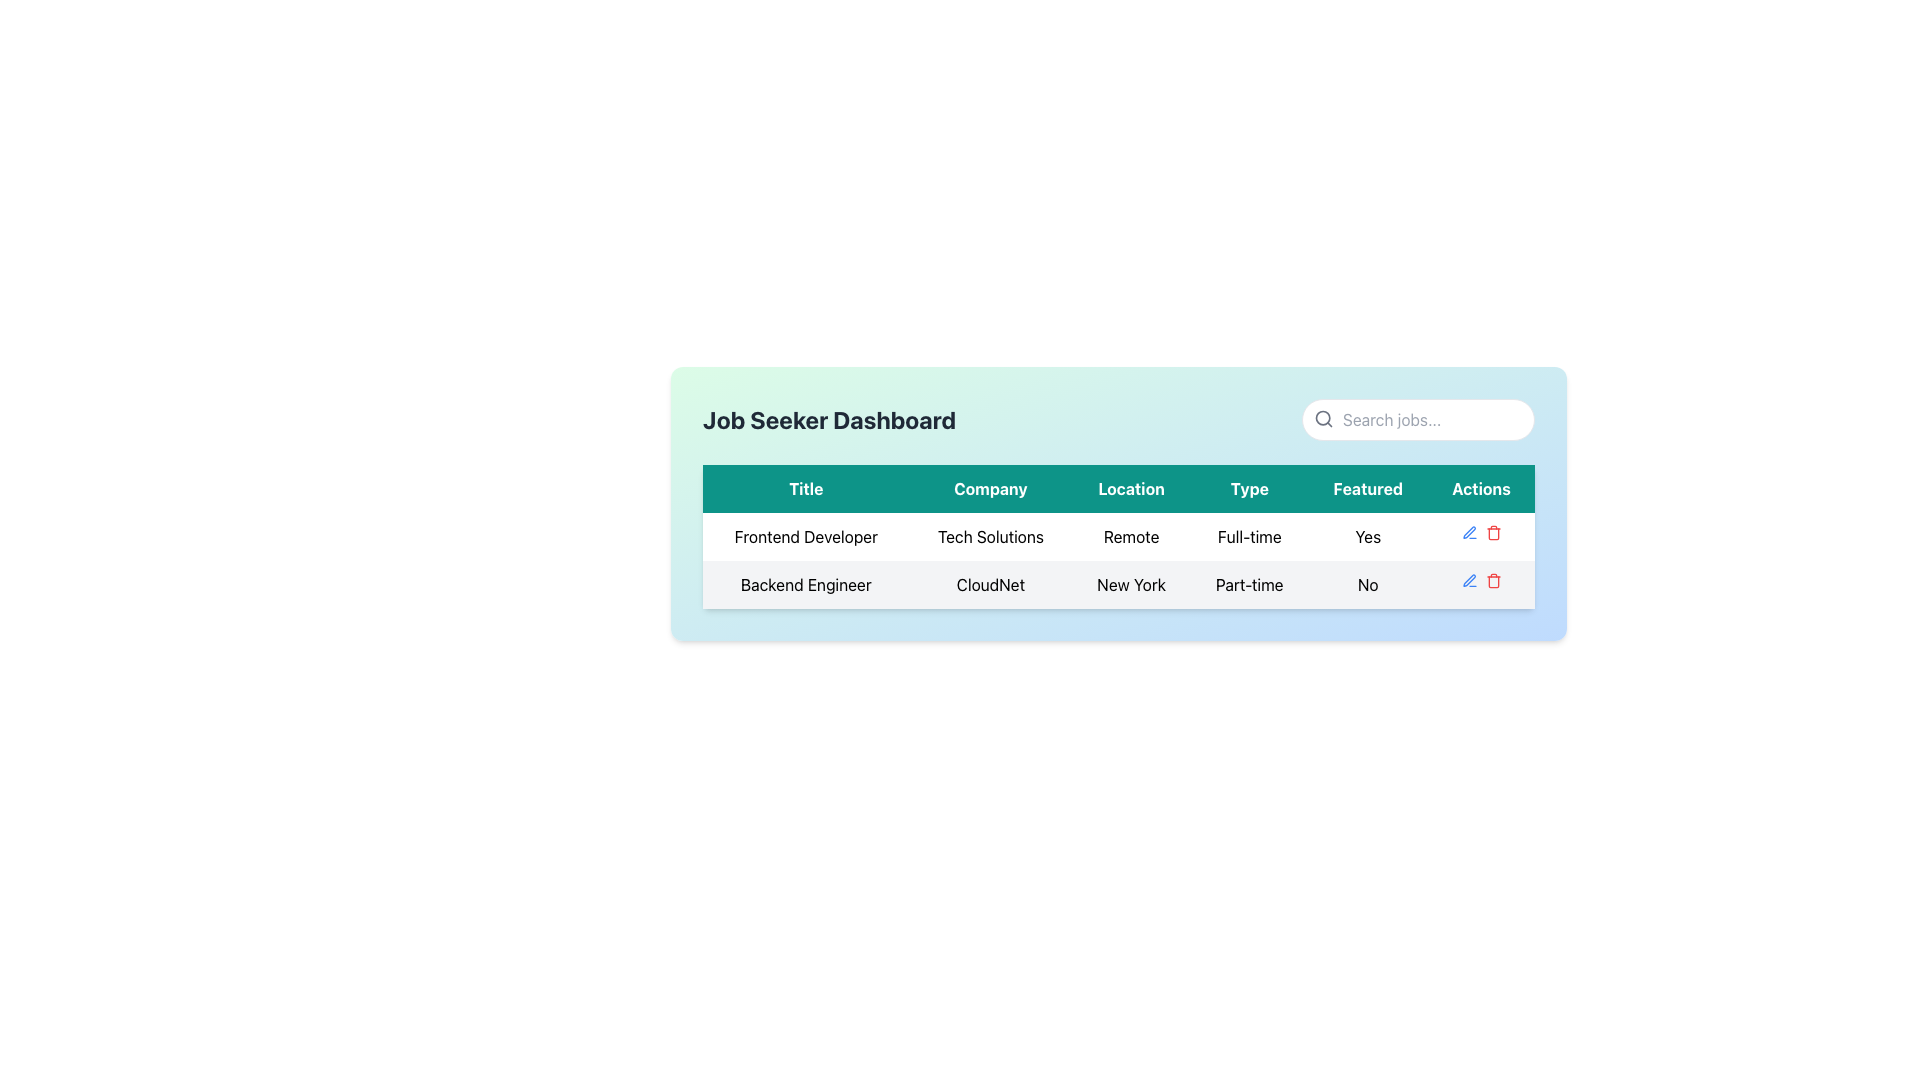 This screenshot has height=1080, width=1920. What do you see at coordinates (1248, 535) in the screenshot?
I see `the text label indicating 'Full-time' employment type for the 'Frontend Developer' position located in the fourth cell of the row` at bounding box center [1248, 535].